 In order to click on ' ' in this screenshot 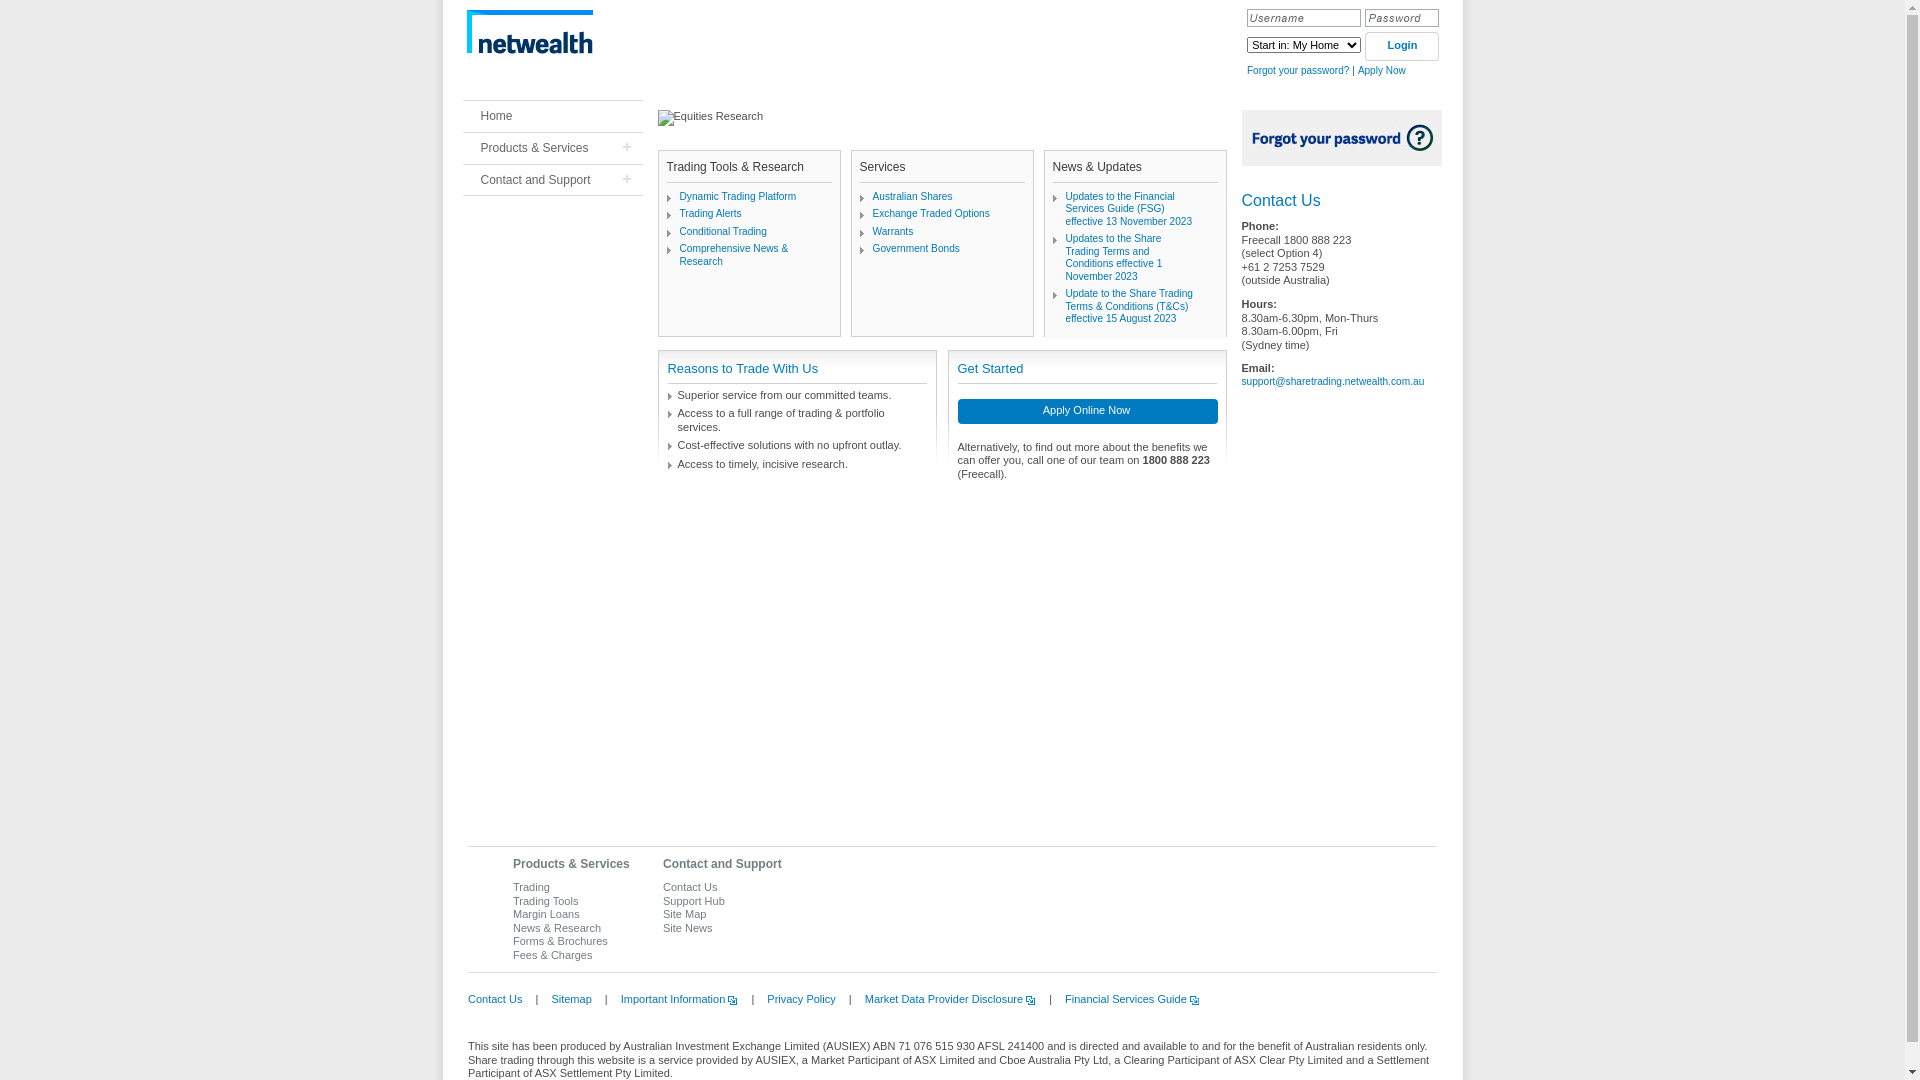, I will do `click(460, 31)`.